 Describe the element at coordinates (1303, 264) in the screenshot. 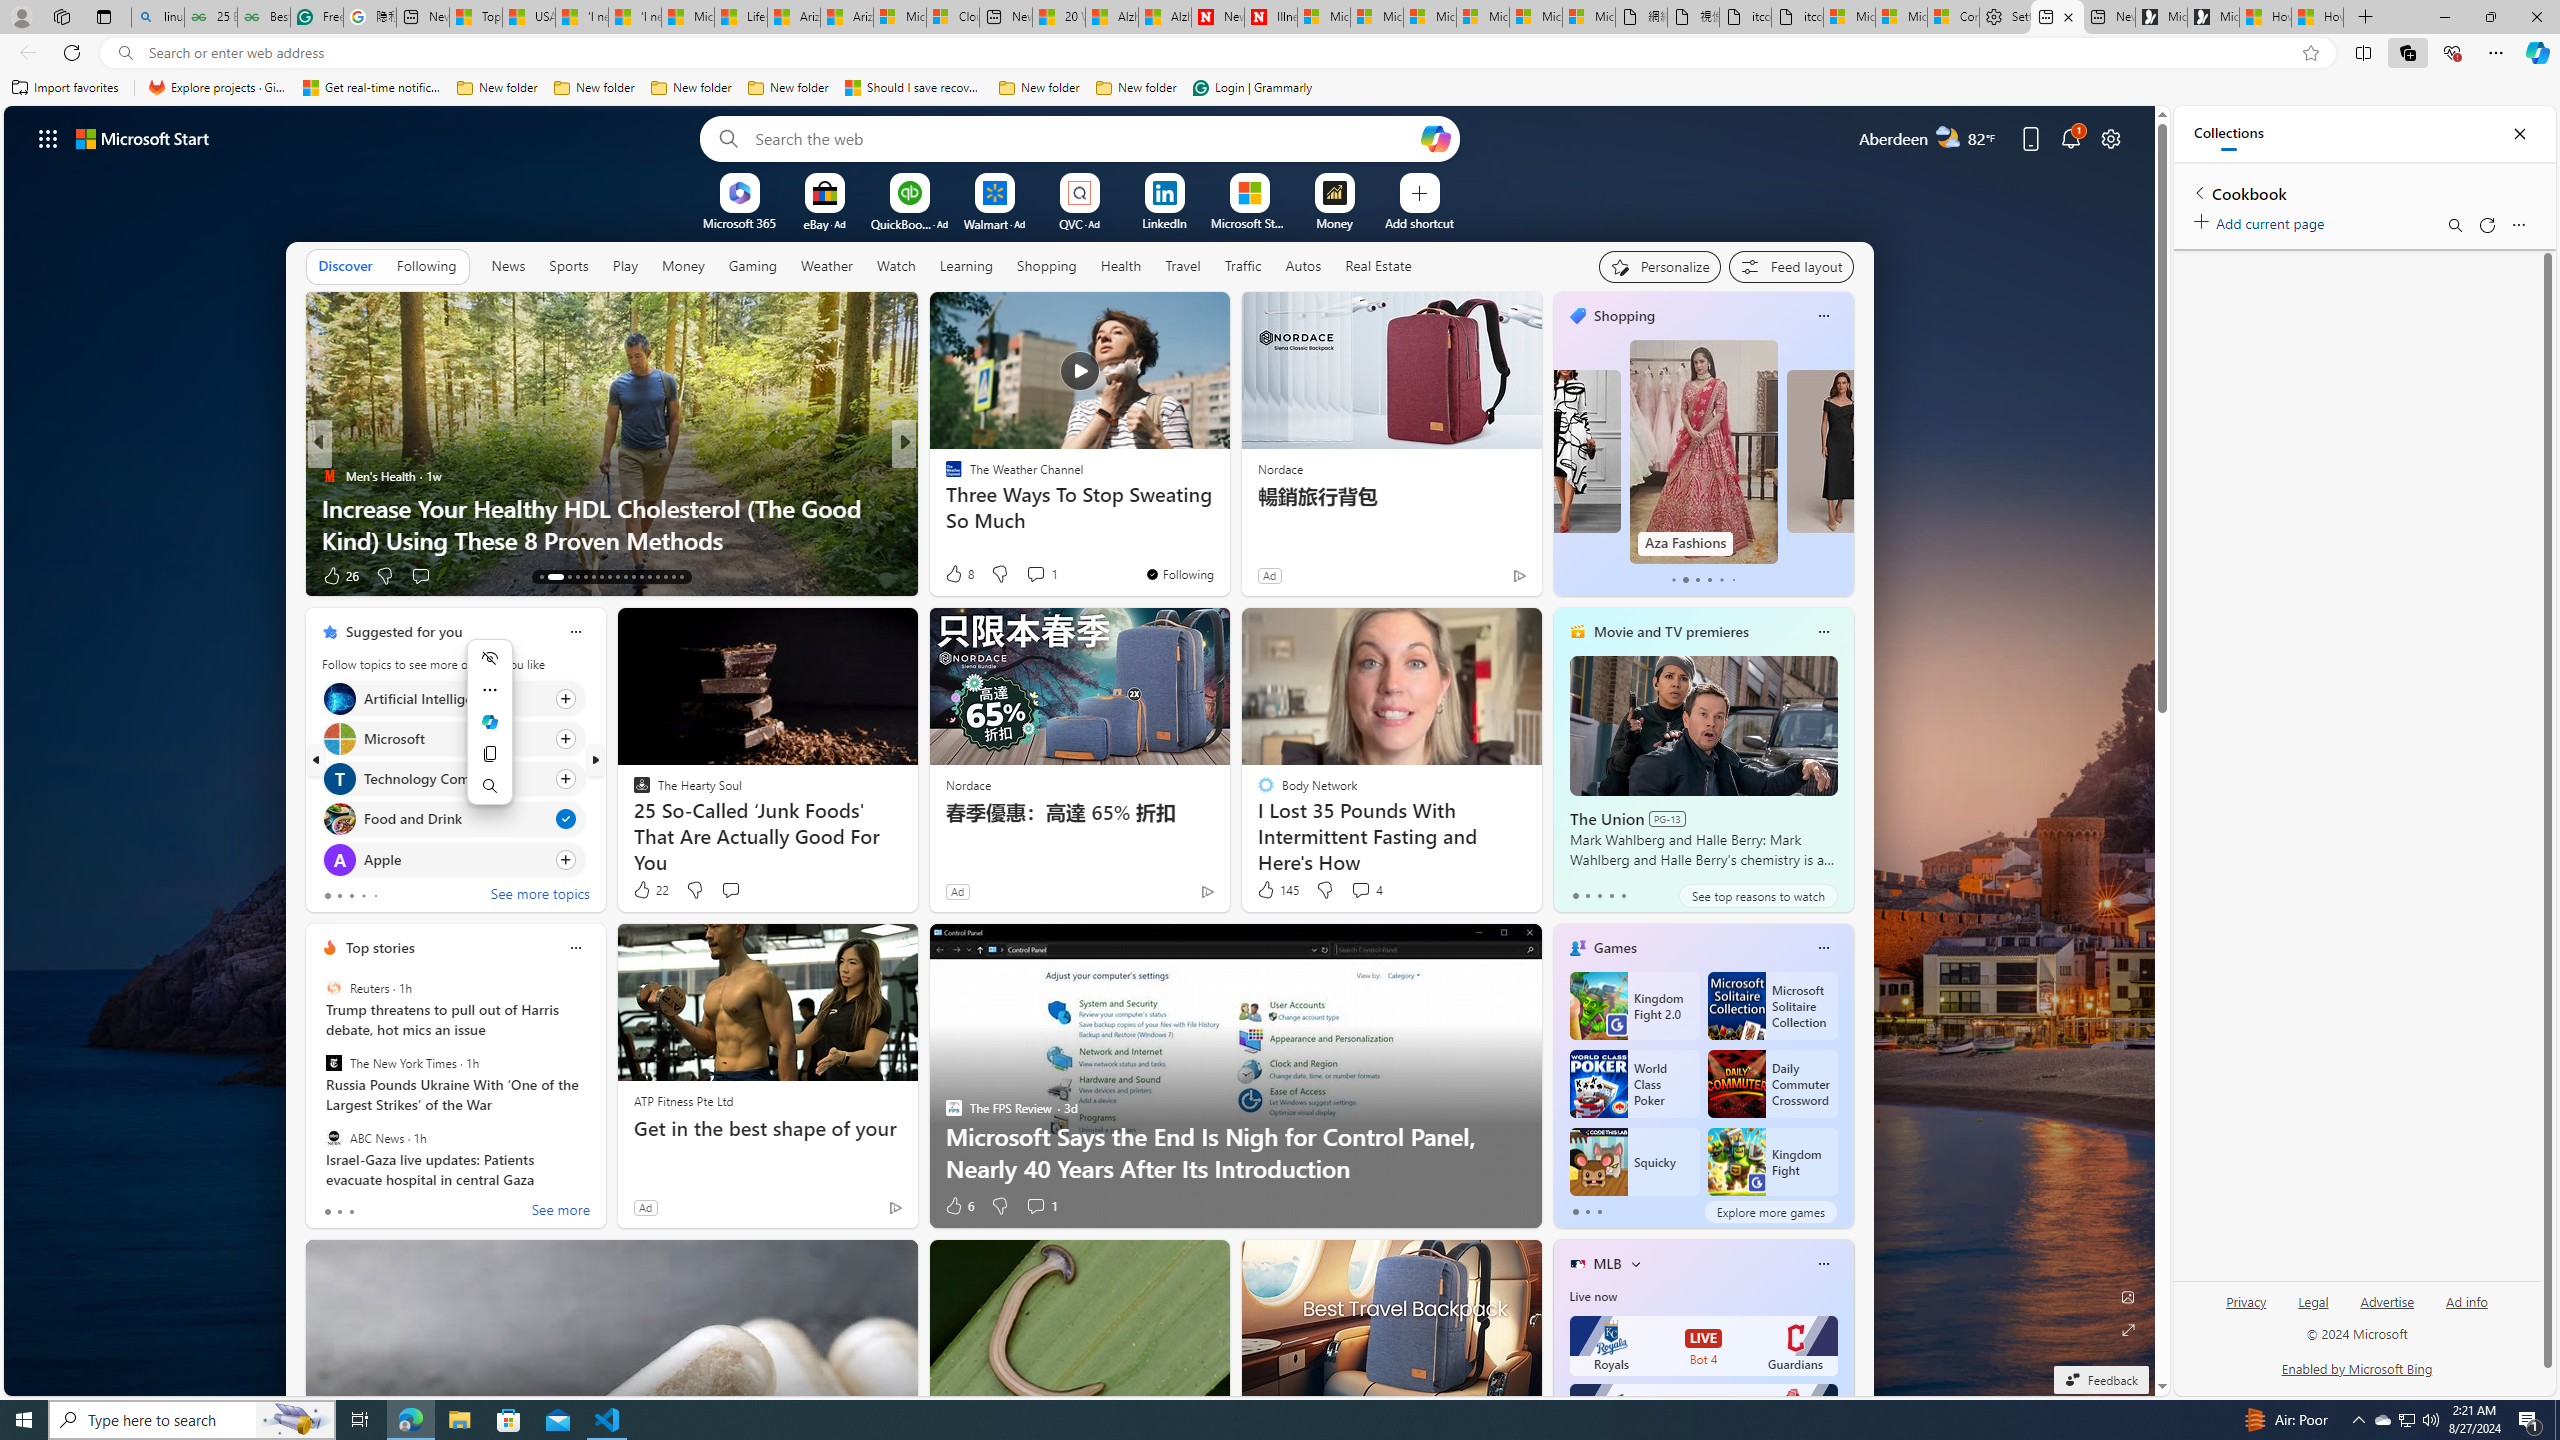

I see `'Autos'` at that location.